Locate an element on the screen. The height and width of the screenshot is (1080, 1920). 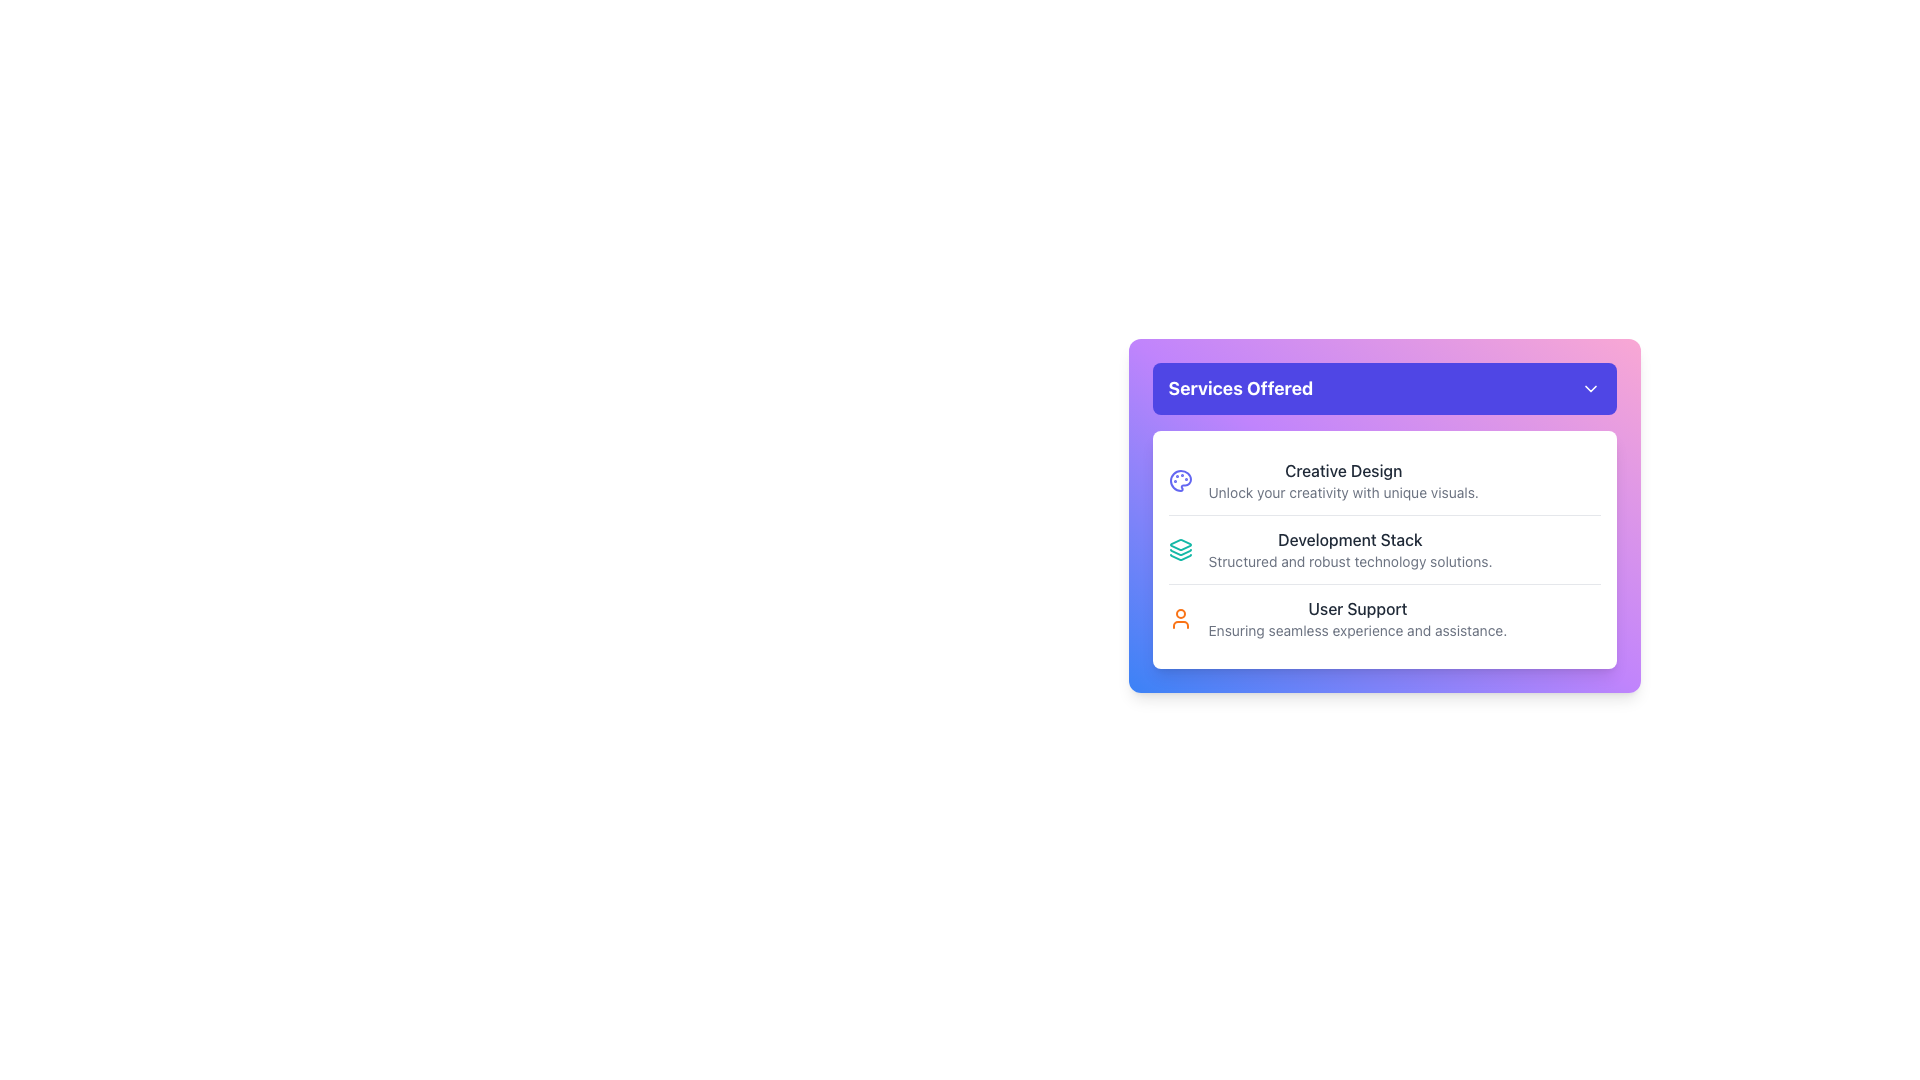
text label displaying 'Structured and robust technology solutions.' located beneath the 'Development Stack' heading within the card interface is located at coordinates (1350, 562).